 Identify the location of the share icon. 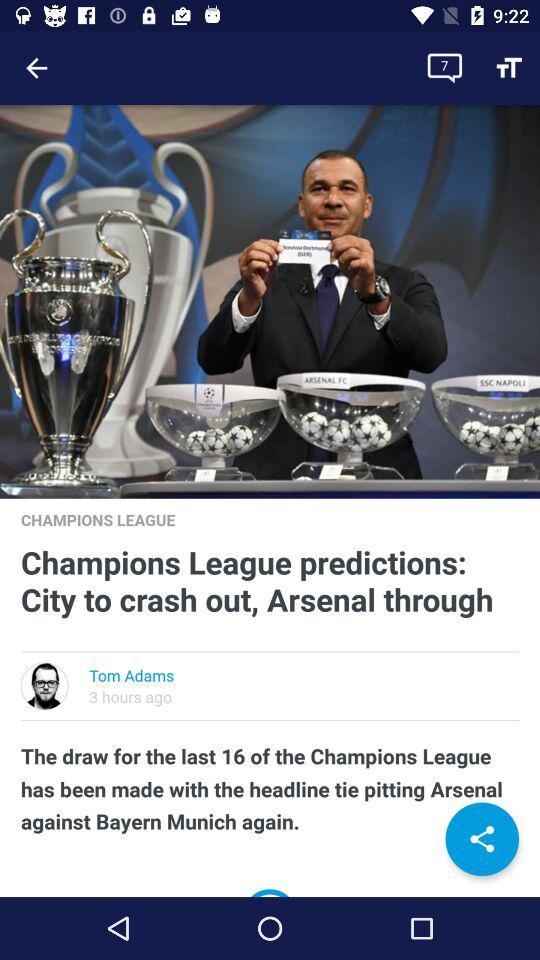
(481, 839).